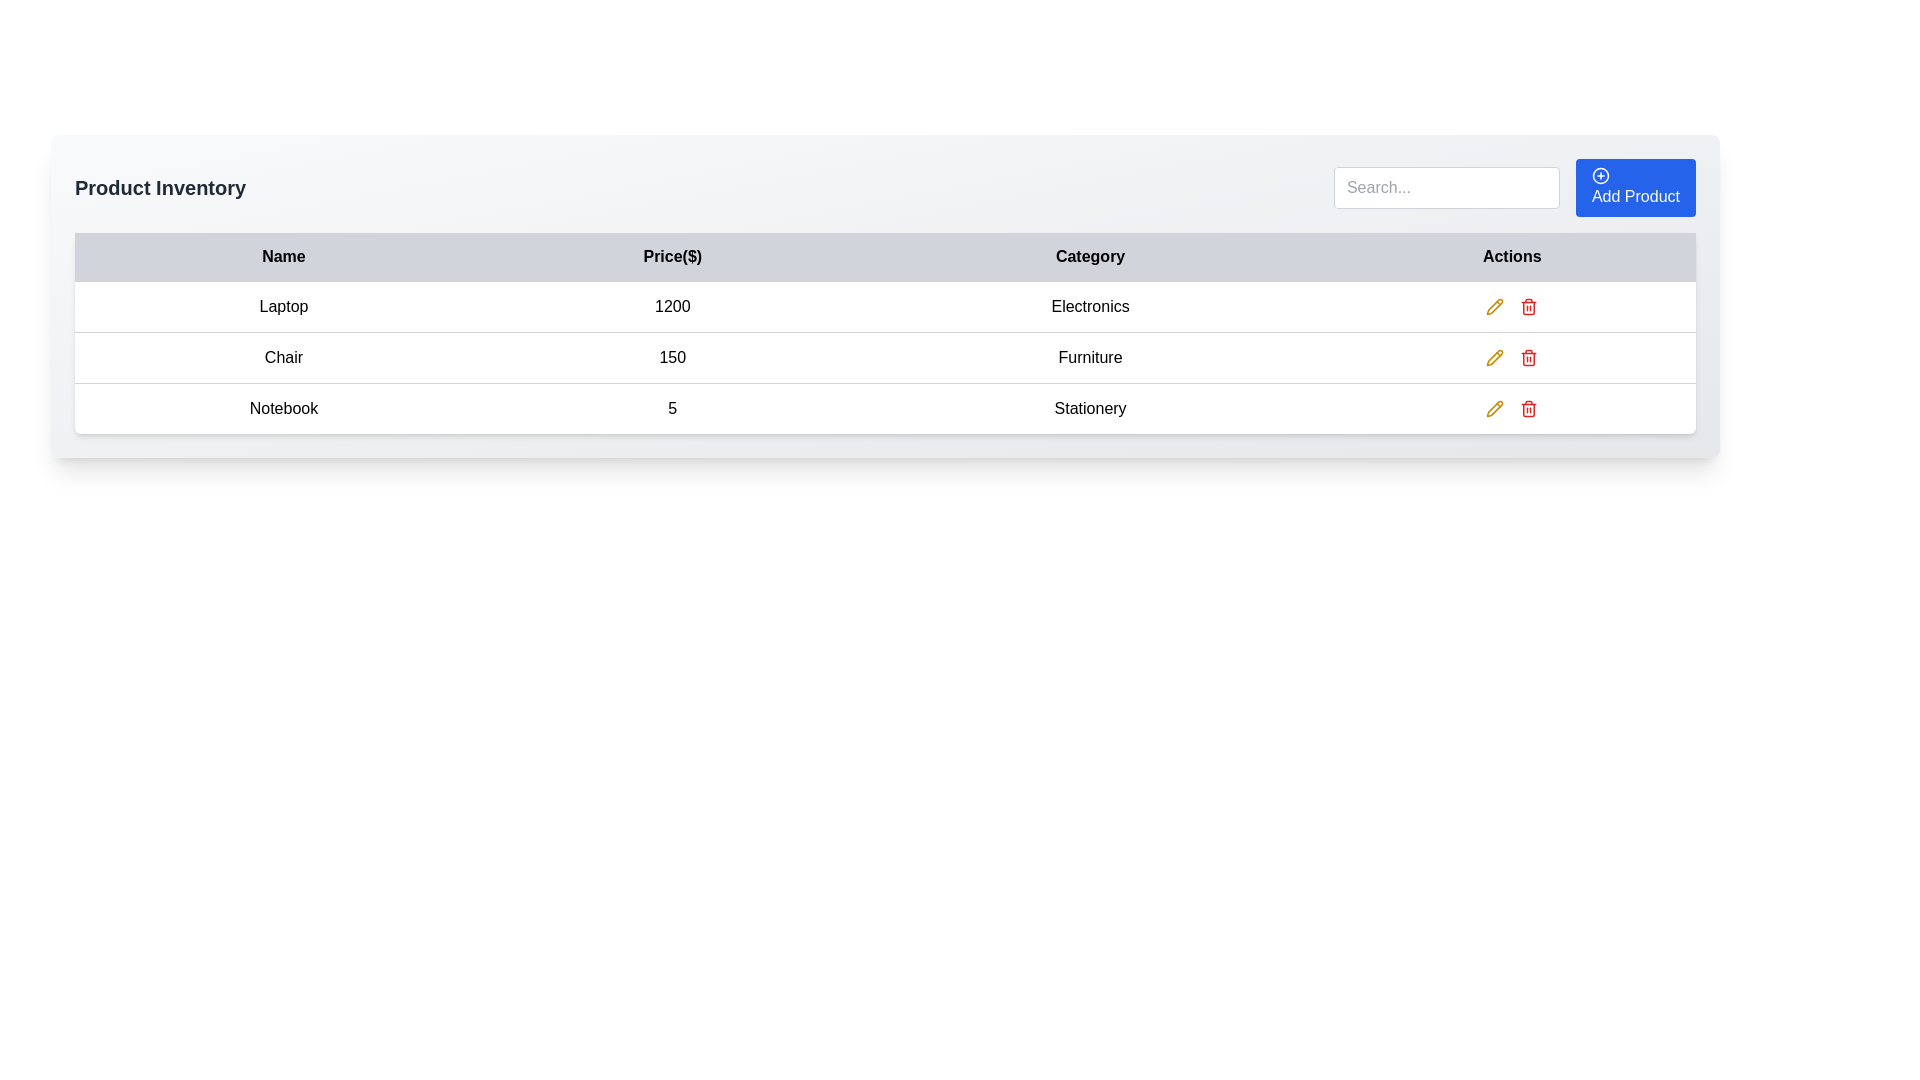  What do you see at coordinates (1528, 308) in the screenshot?
I see `the second vertical line of the trash icon, which serves as a delete functionality in the action section of the third row in the table` at bounding box center [1528, 308].